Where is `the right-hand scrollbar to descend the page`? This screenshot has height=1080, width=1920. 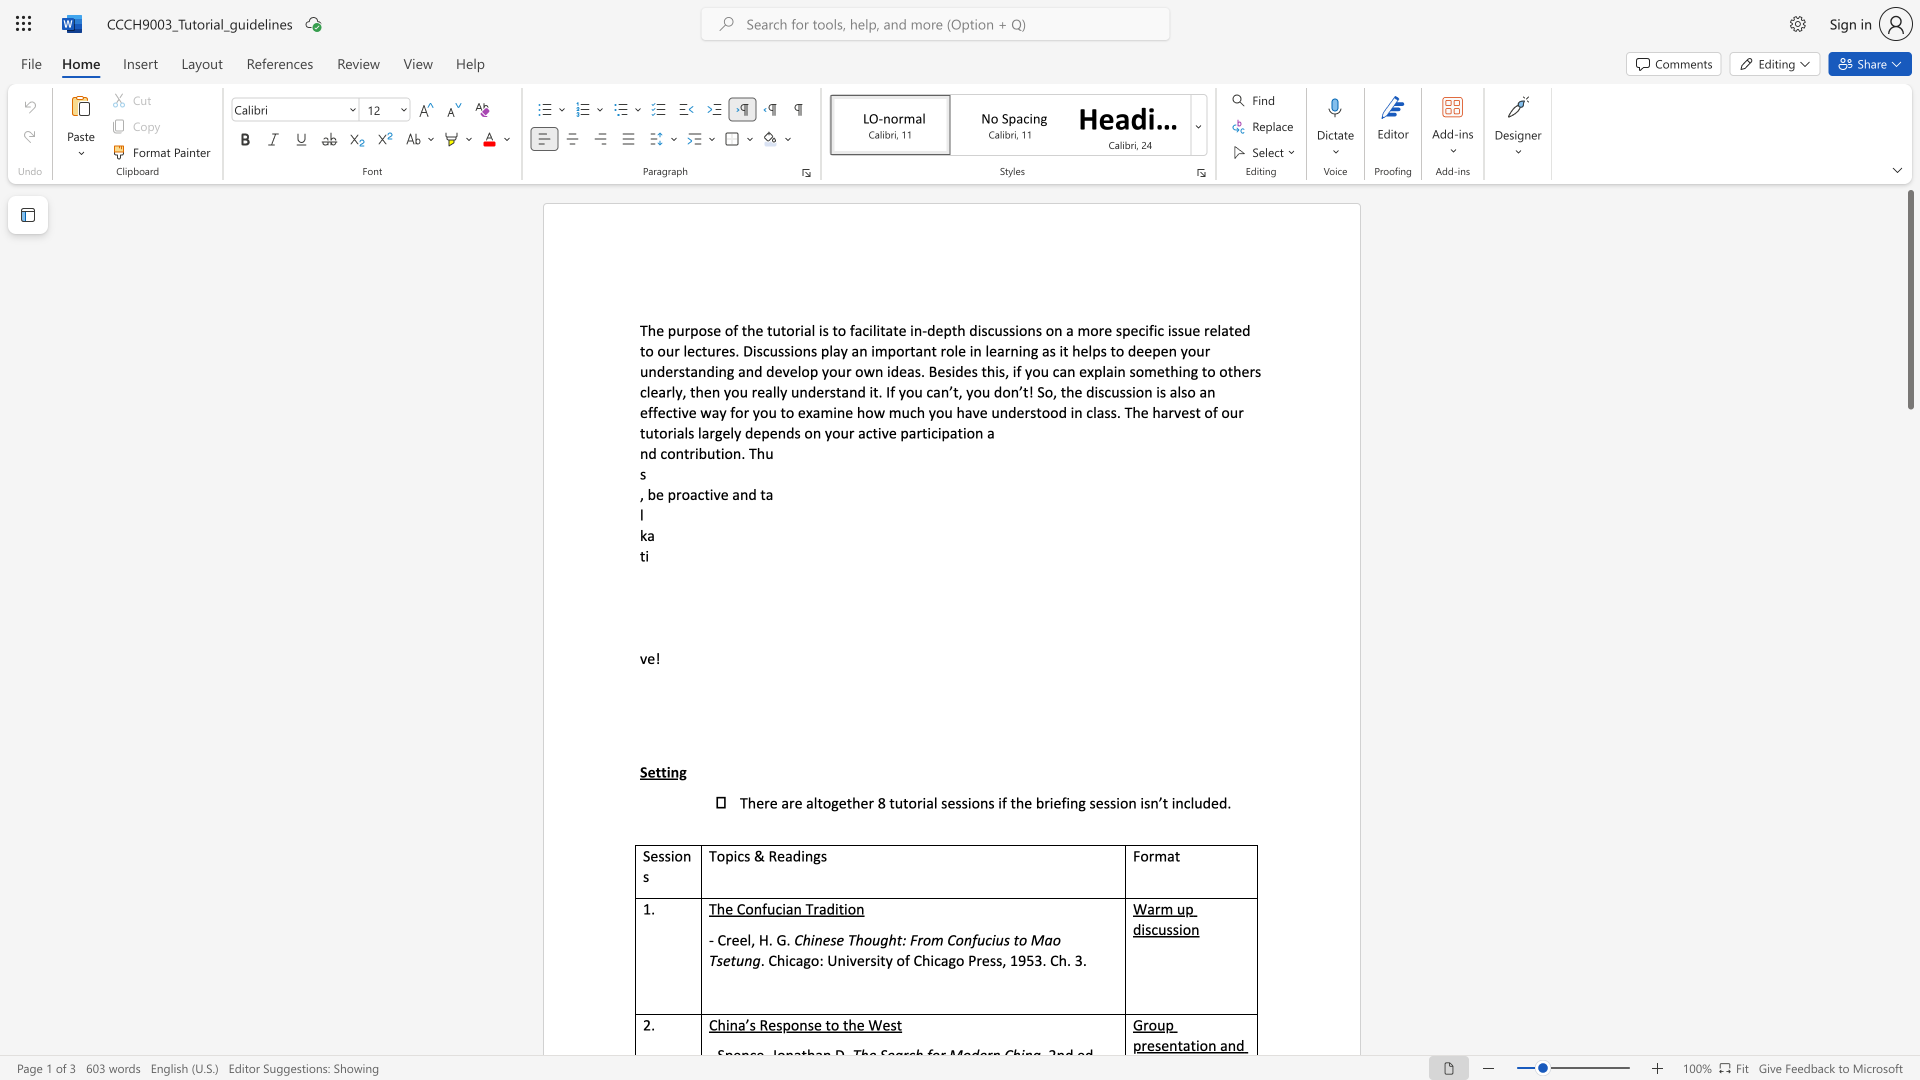 the right-hand scrollbar to descend the page is located at coordinates (1909, 650).